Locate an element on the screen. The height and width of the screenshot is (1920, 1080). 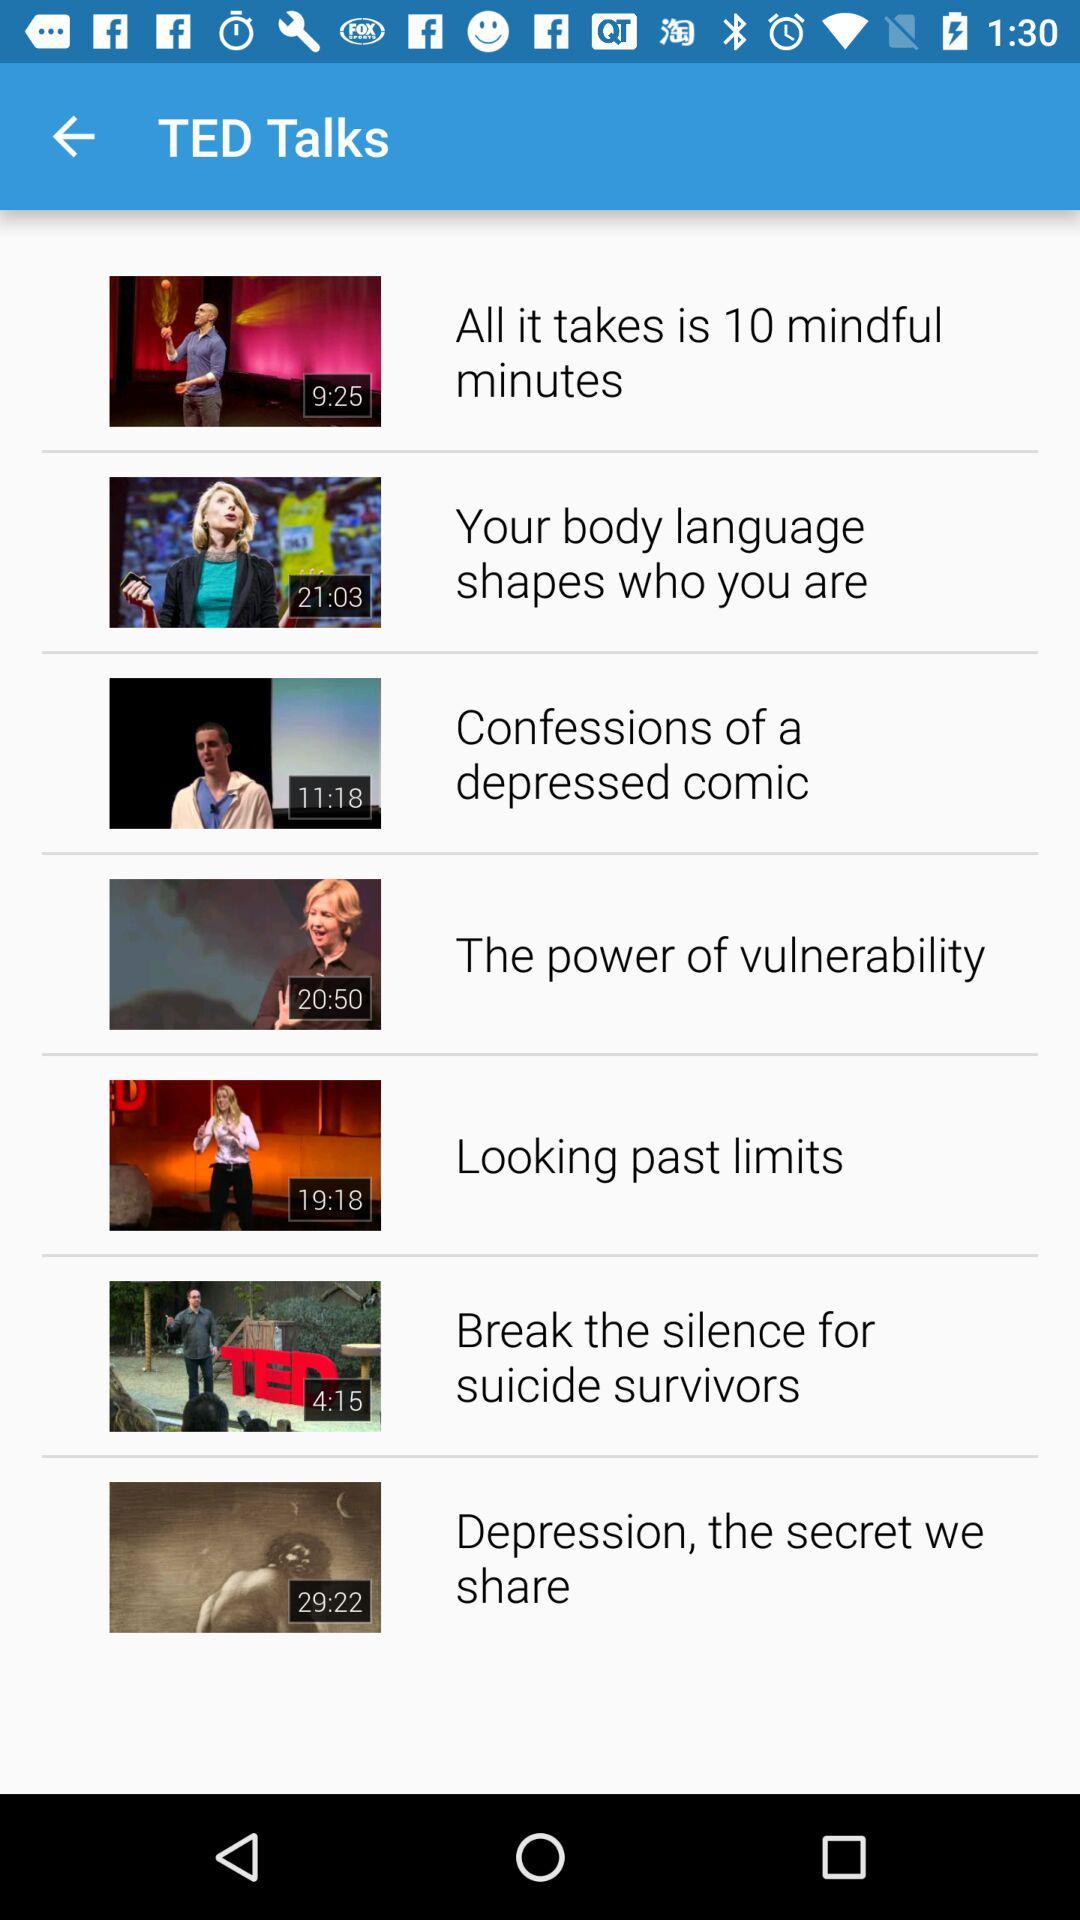
icon above break the silence item is located at coordinates (739, 1155).